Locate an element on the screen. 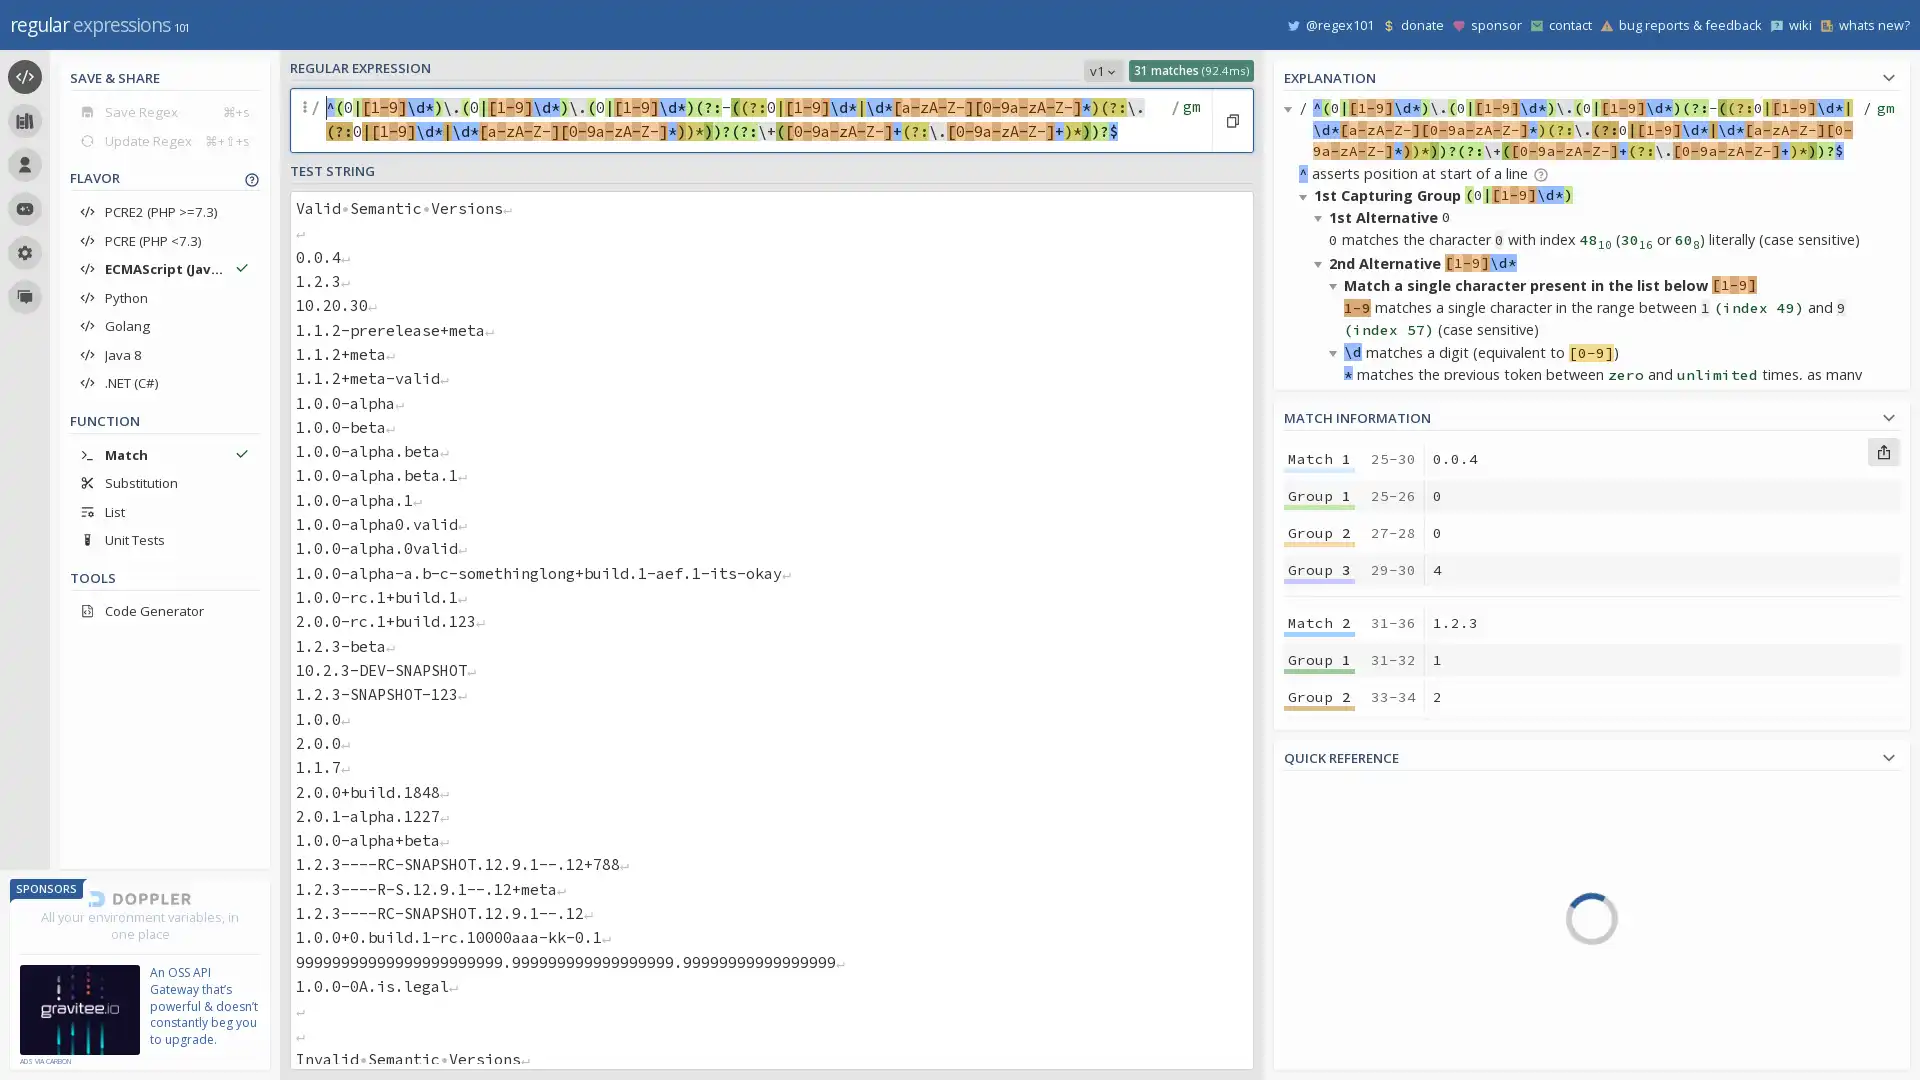  Group 1 is located at coordinates (1319, 986).